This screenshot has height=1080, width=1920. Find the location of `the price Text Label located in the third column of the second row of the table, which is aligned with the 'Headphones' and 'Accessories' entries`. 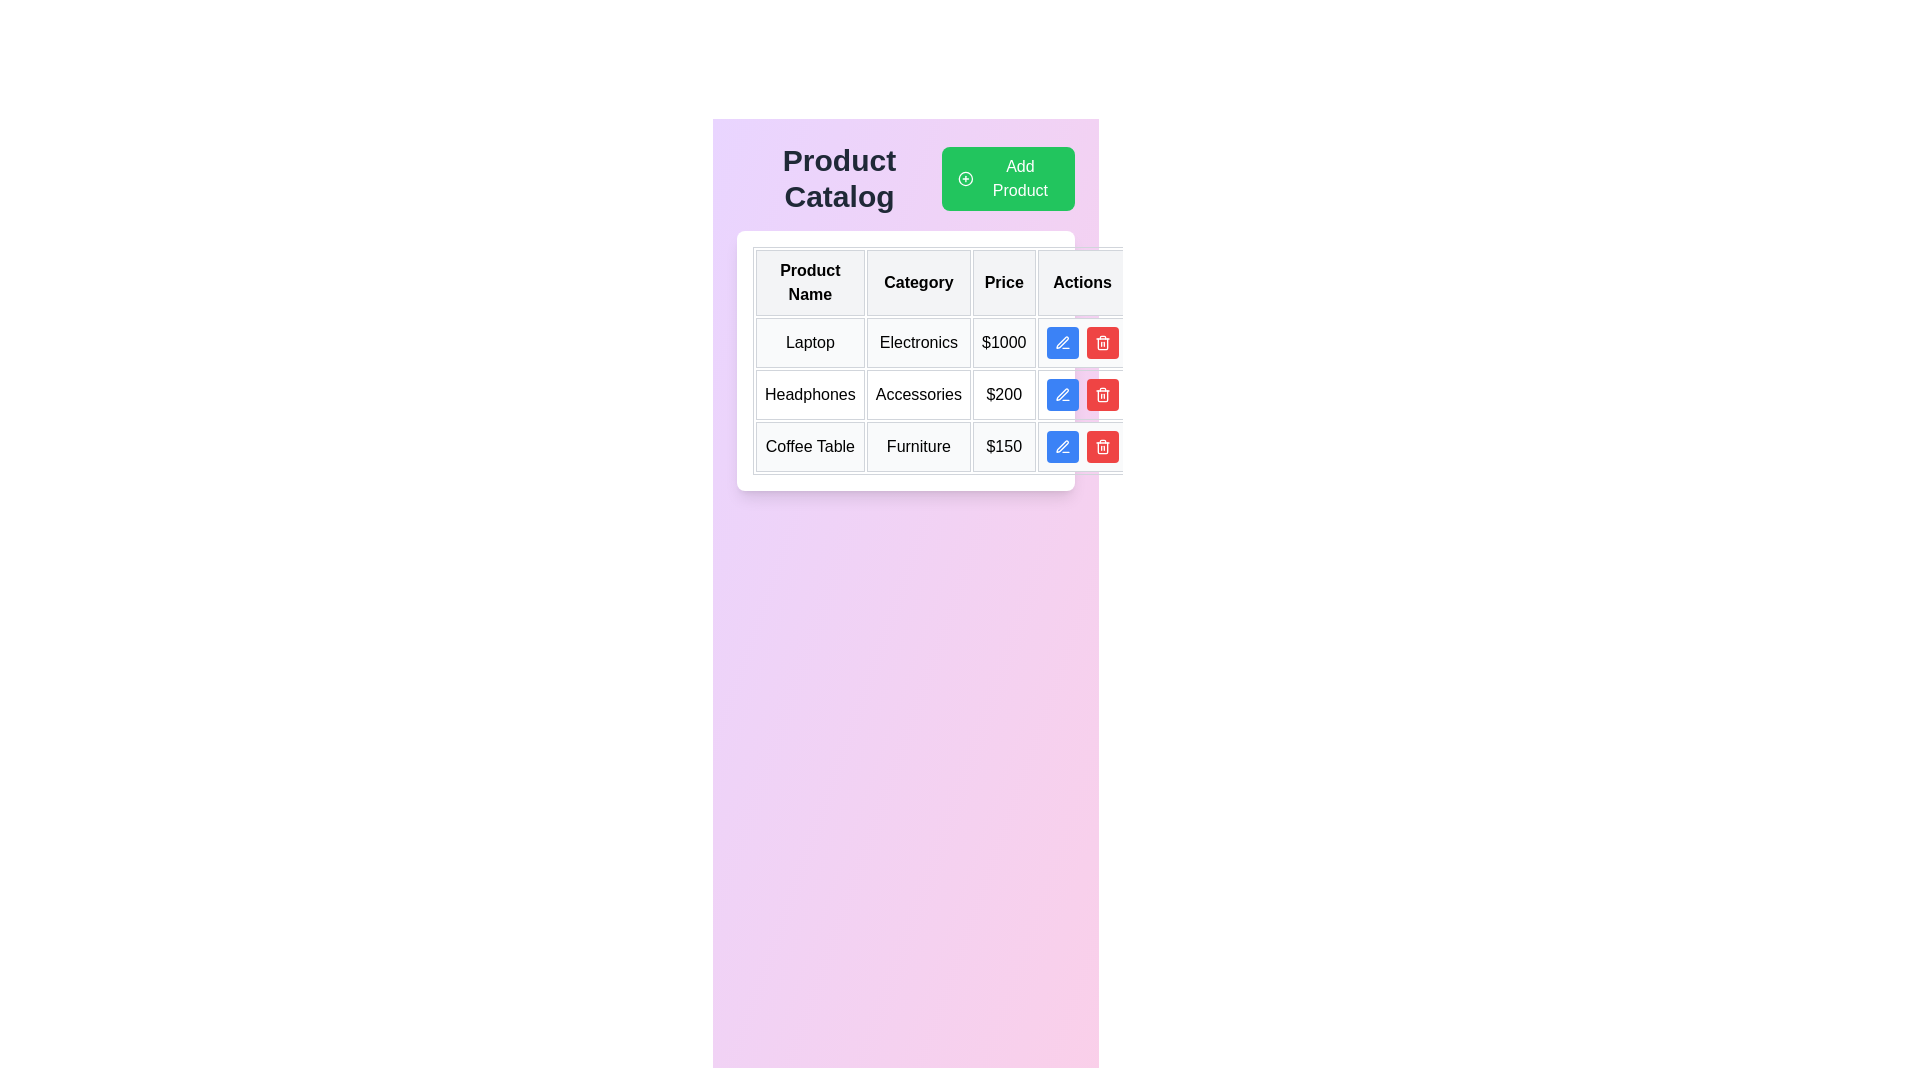

the price Text Label located in the third column of the second row of the table, which is aligned with the 'Headphones' and 'Accessories' entries is located at coordinates (1004, 394).